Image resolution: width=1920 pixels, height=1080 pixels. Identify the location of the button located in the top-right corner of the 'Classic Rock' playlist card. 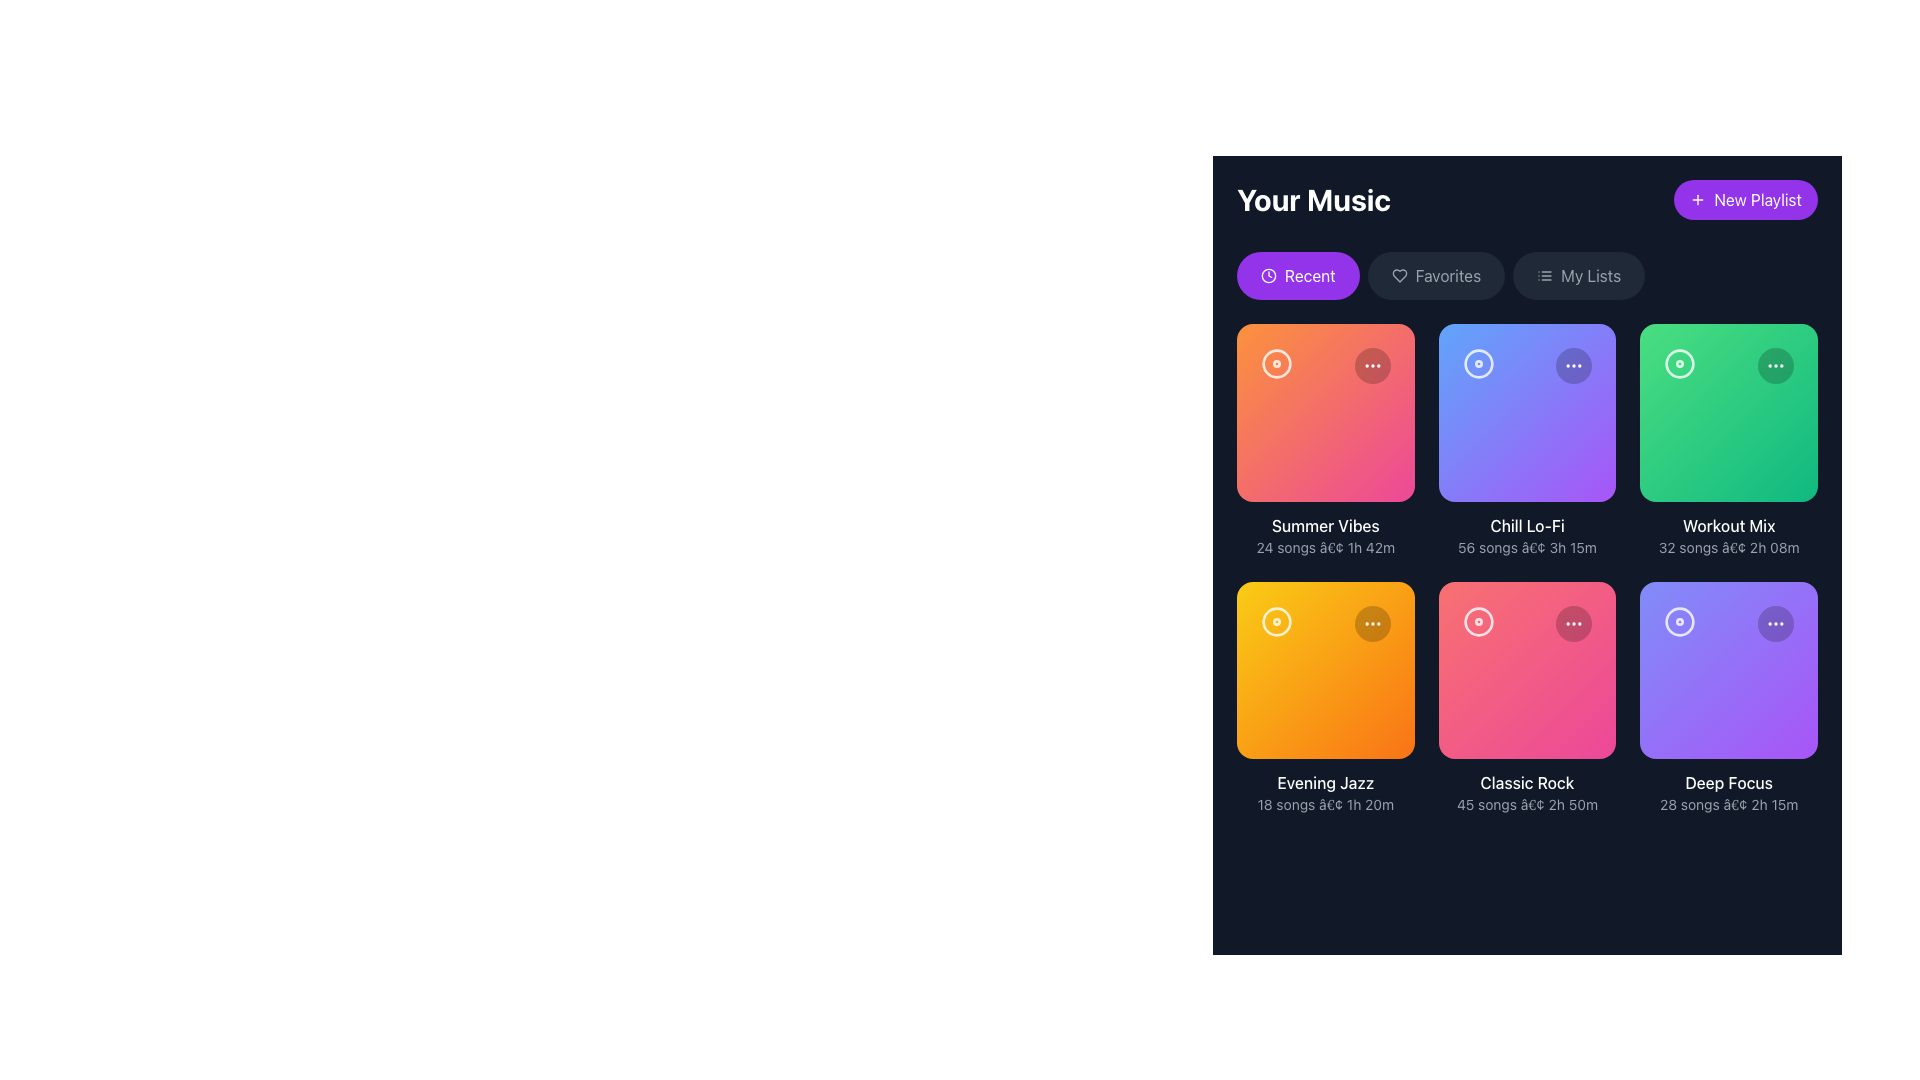
(1573, 622).